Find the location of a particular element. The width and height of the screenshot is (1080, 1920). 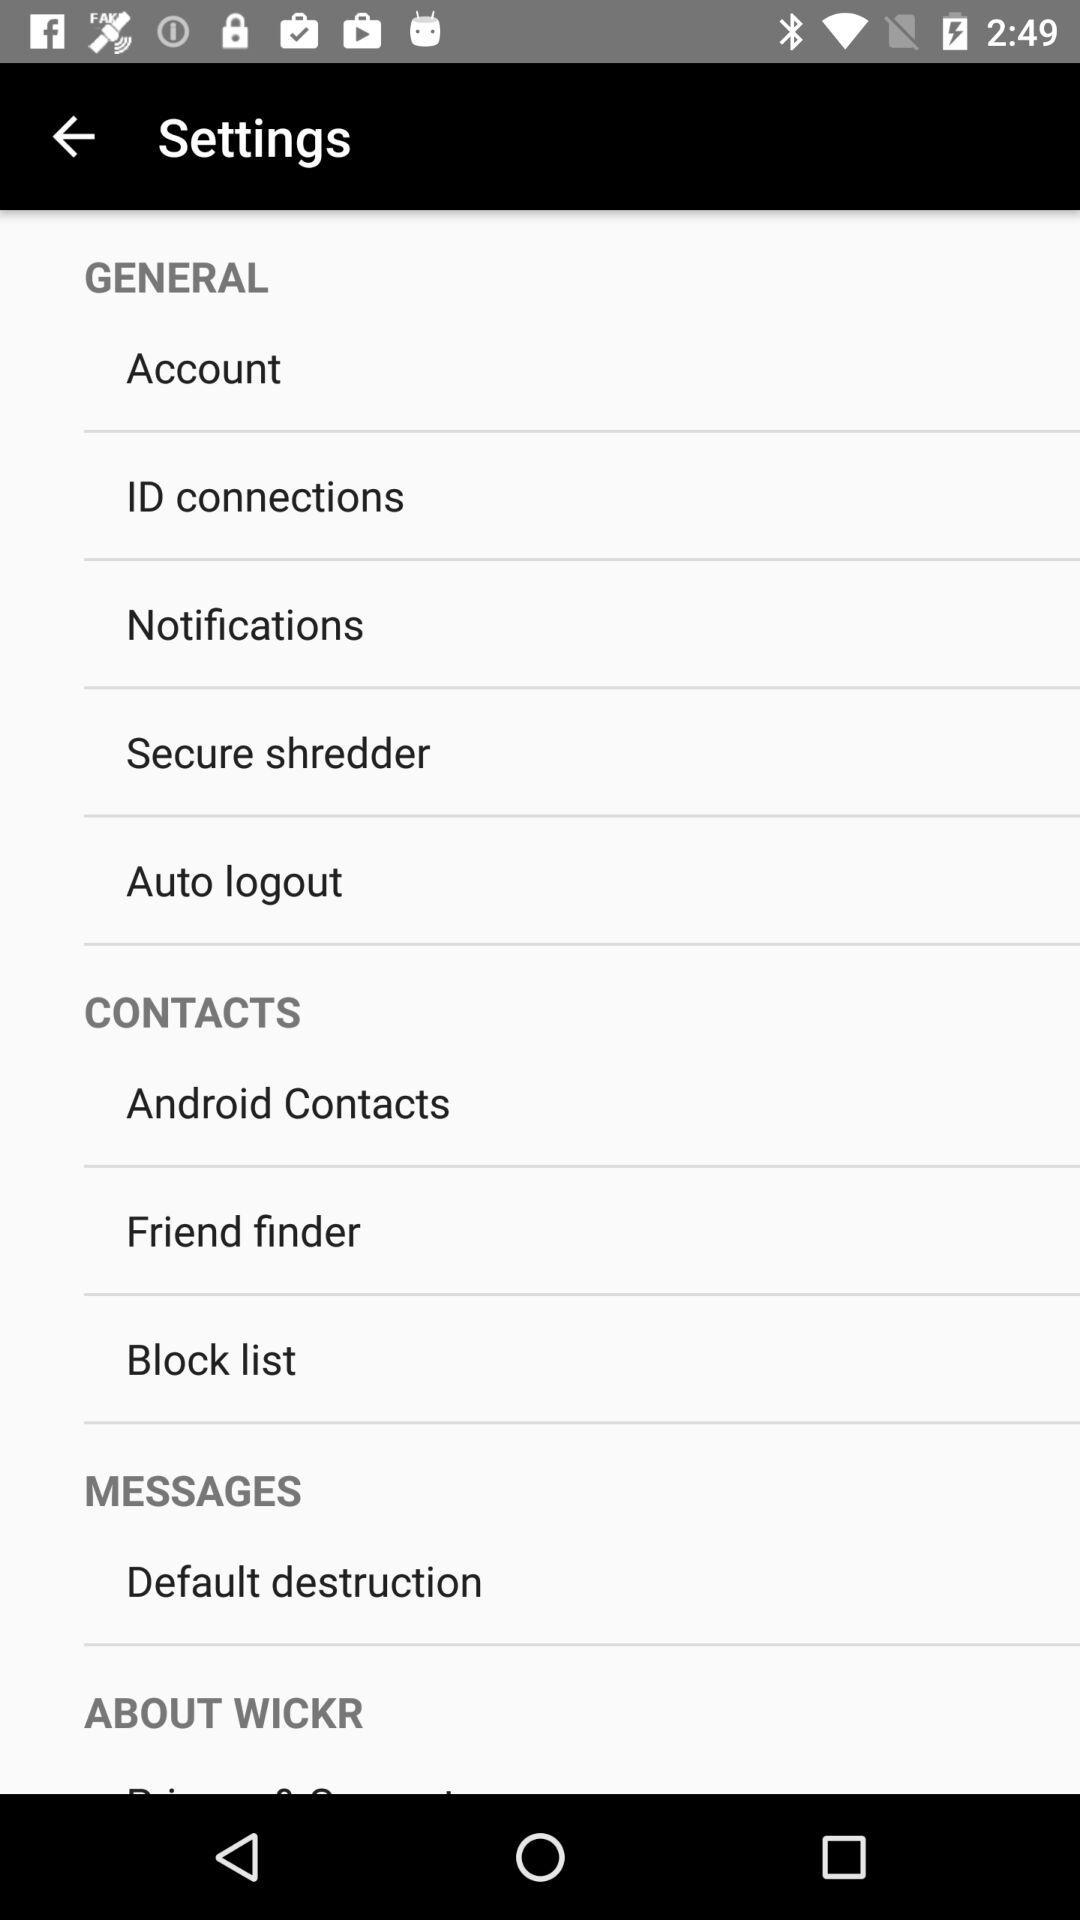

item above general is located at coordinates (72, 135).